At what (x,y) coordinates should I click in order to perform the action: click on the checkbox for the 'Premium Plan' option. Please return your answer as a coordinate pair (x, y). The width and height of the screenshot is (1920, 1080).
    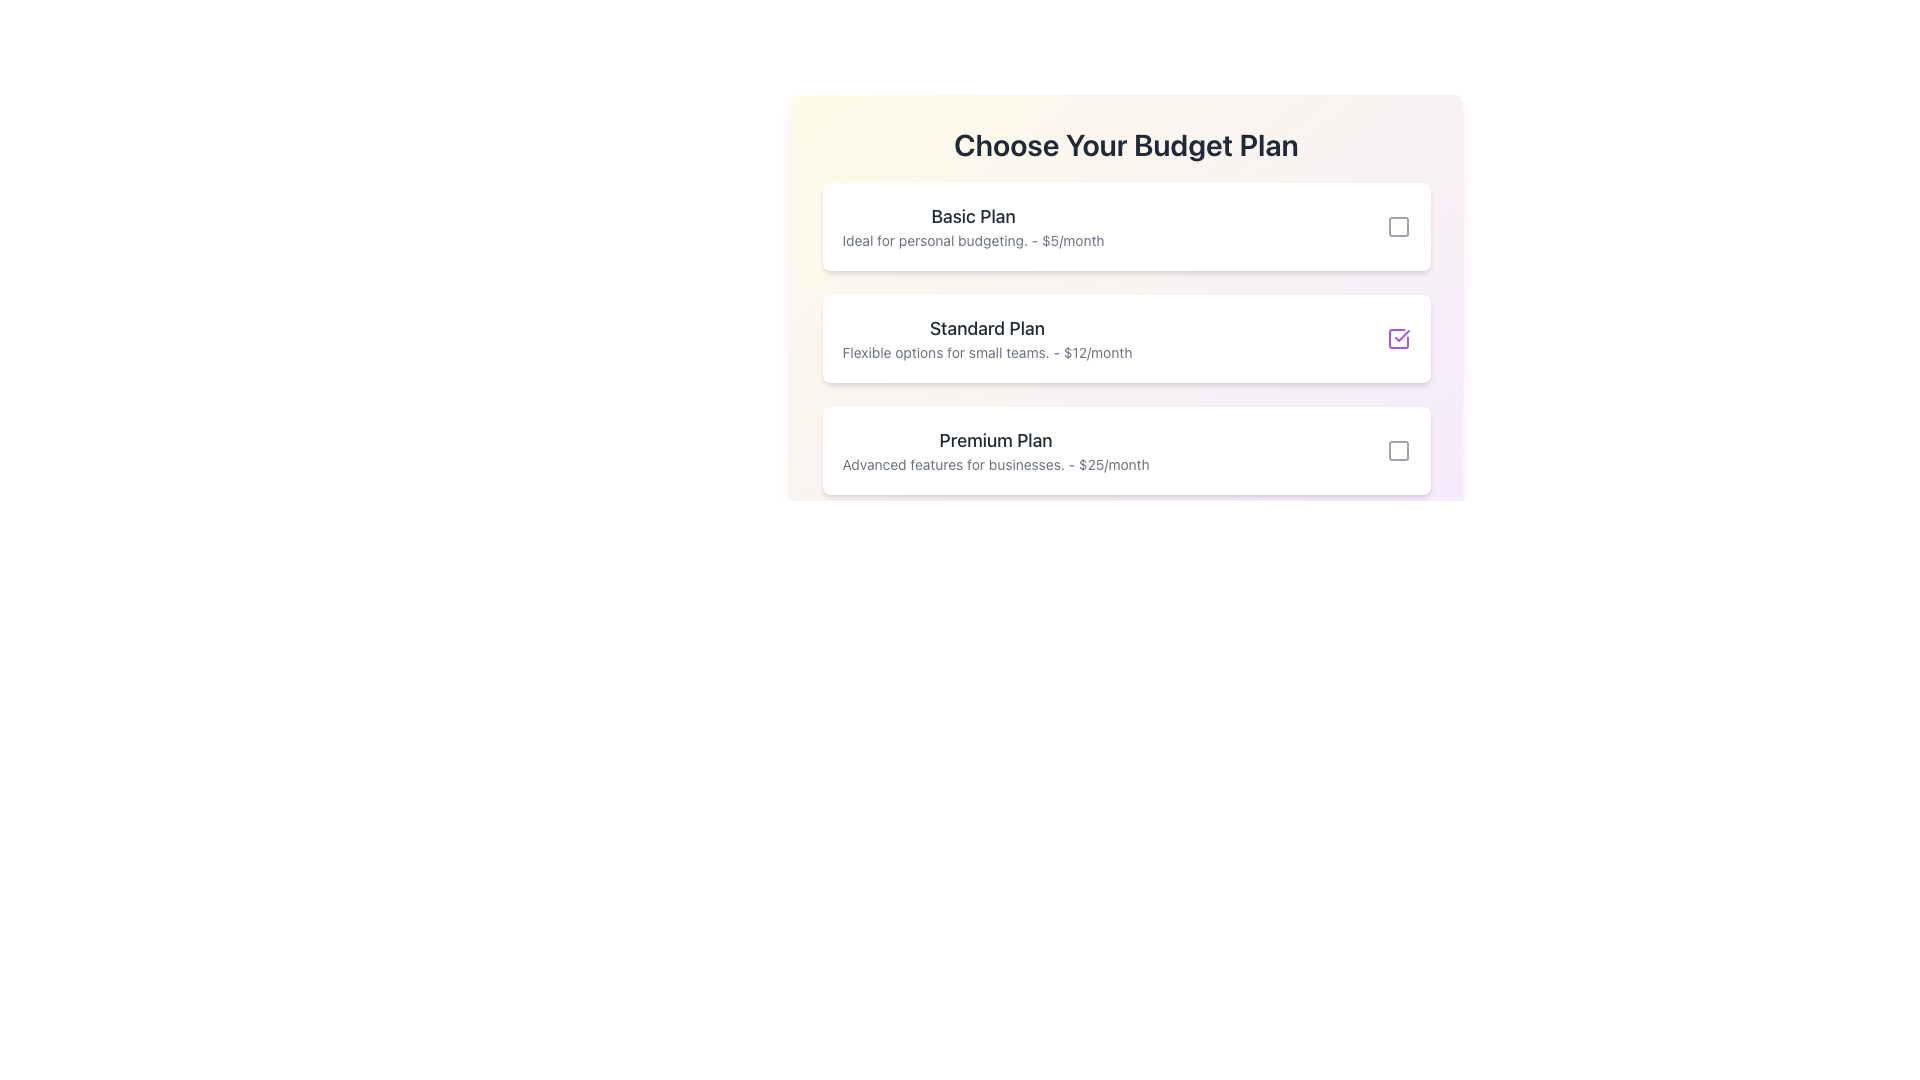
    Looking at the image, I should click on (1397, 451).